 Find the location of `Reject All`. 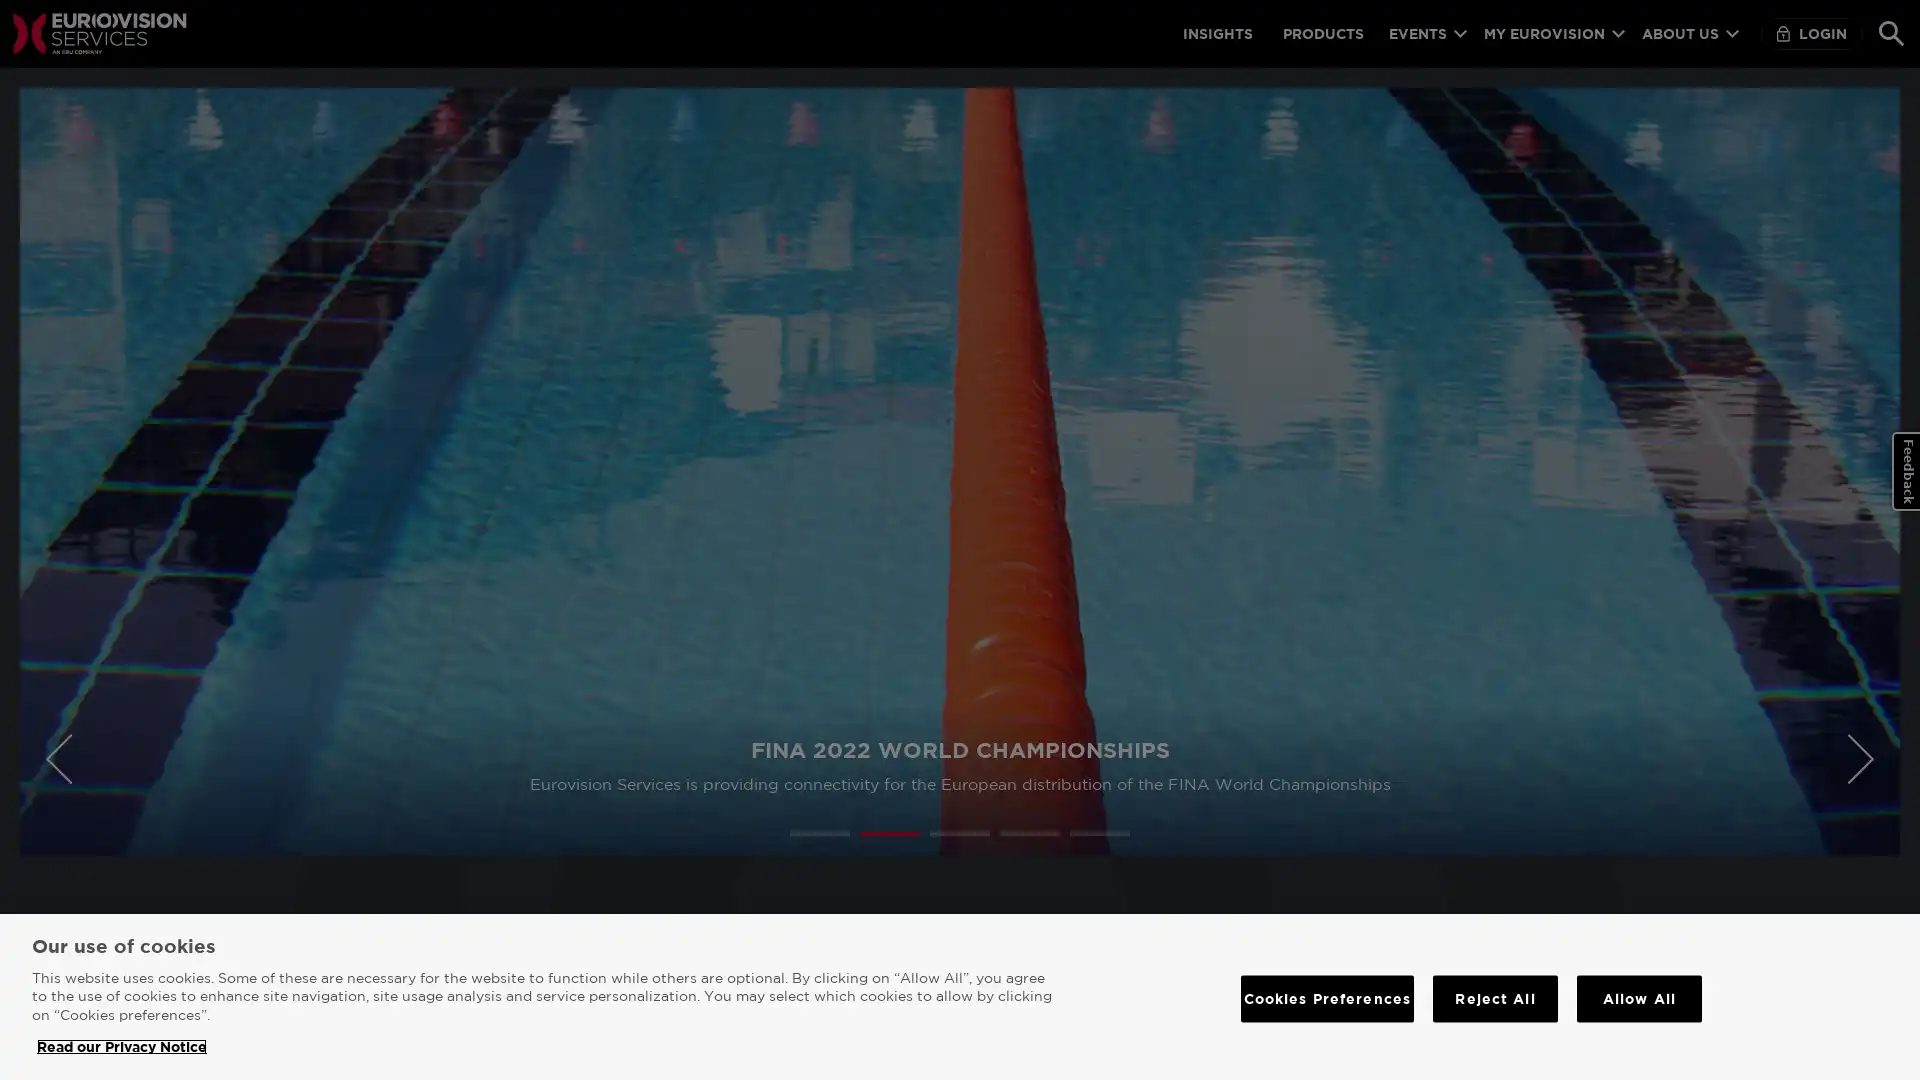

Reject All is located at coordinates (1495, 998).